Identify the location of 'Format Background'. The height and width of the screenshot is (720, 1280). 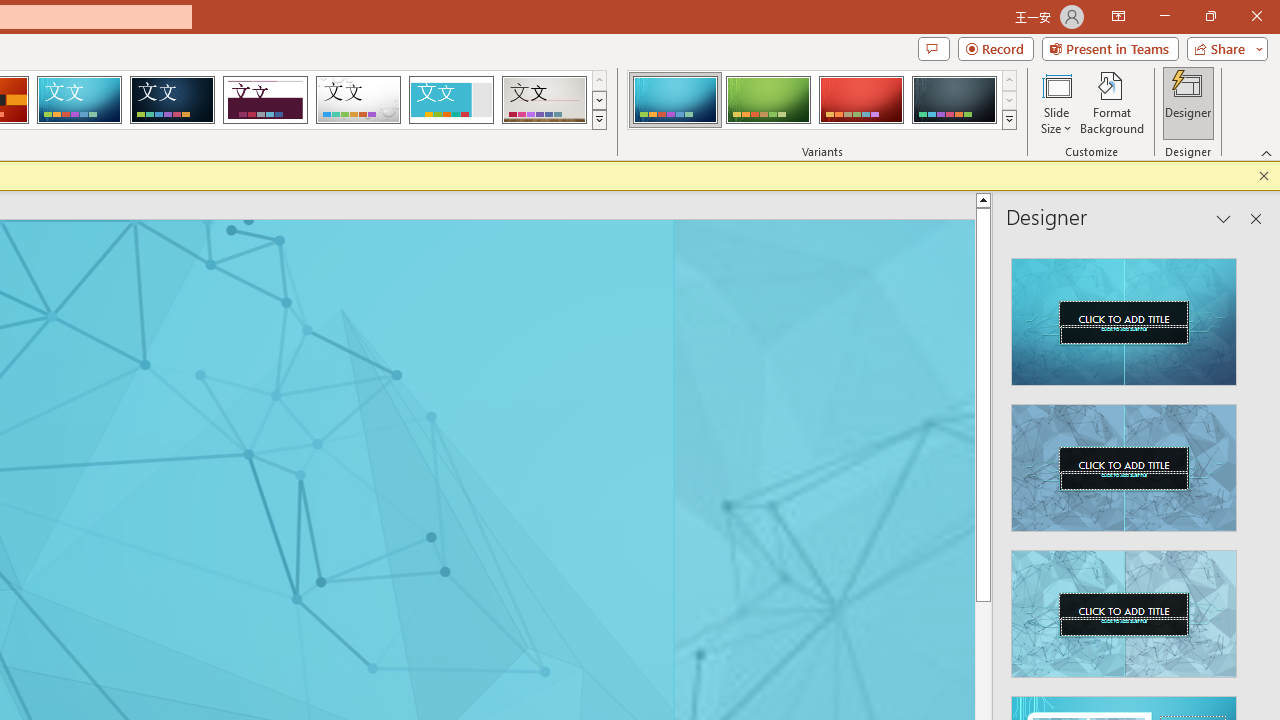
(1111, 103).